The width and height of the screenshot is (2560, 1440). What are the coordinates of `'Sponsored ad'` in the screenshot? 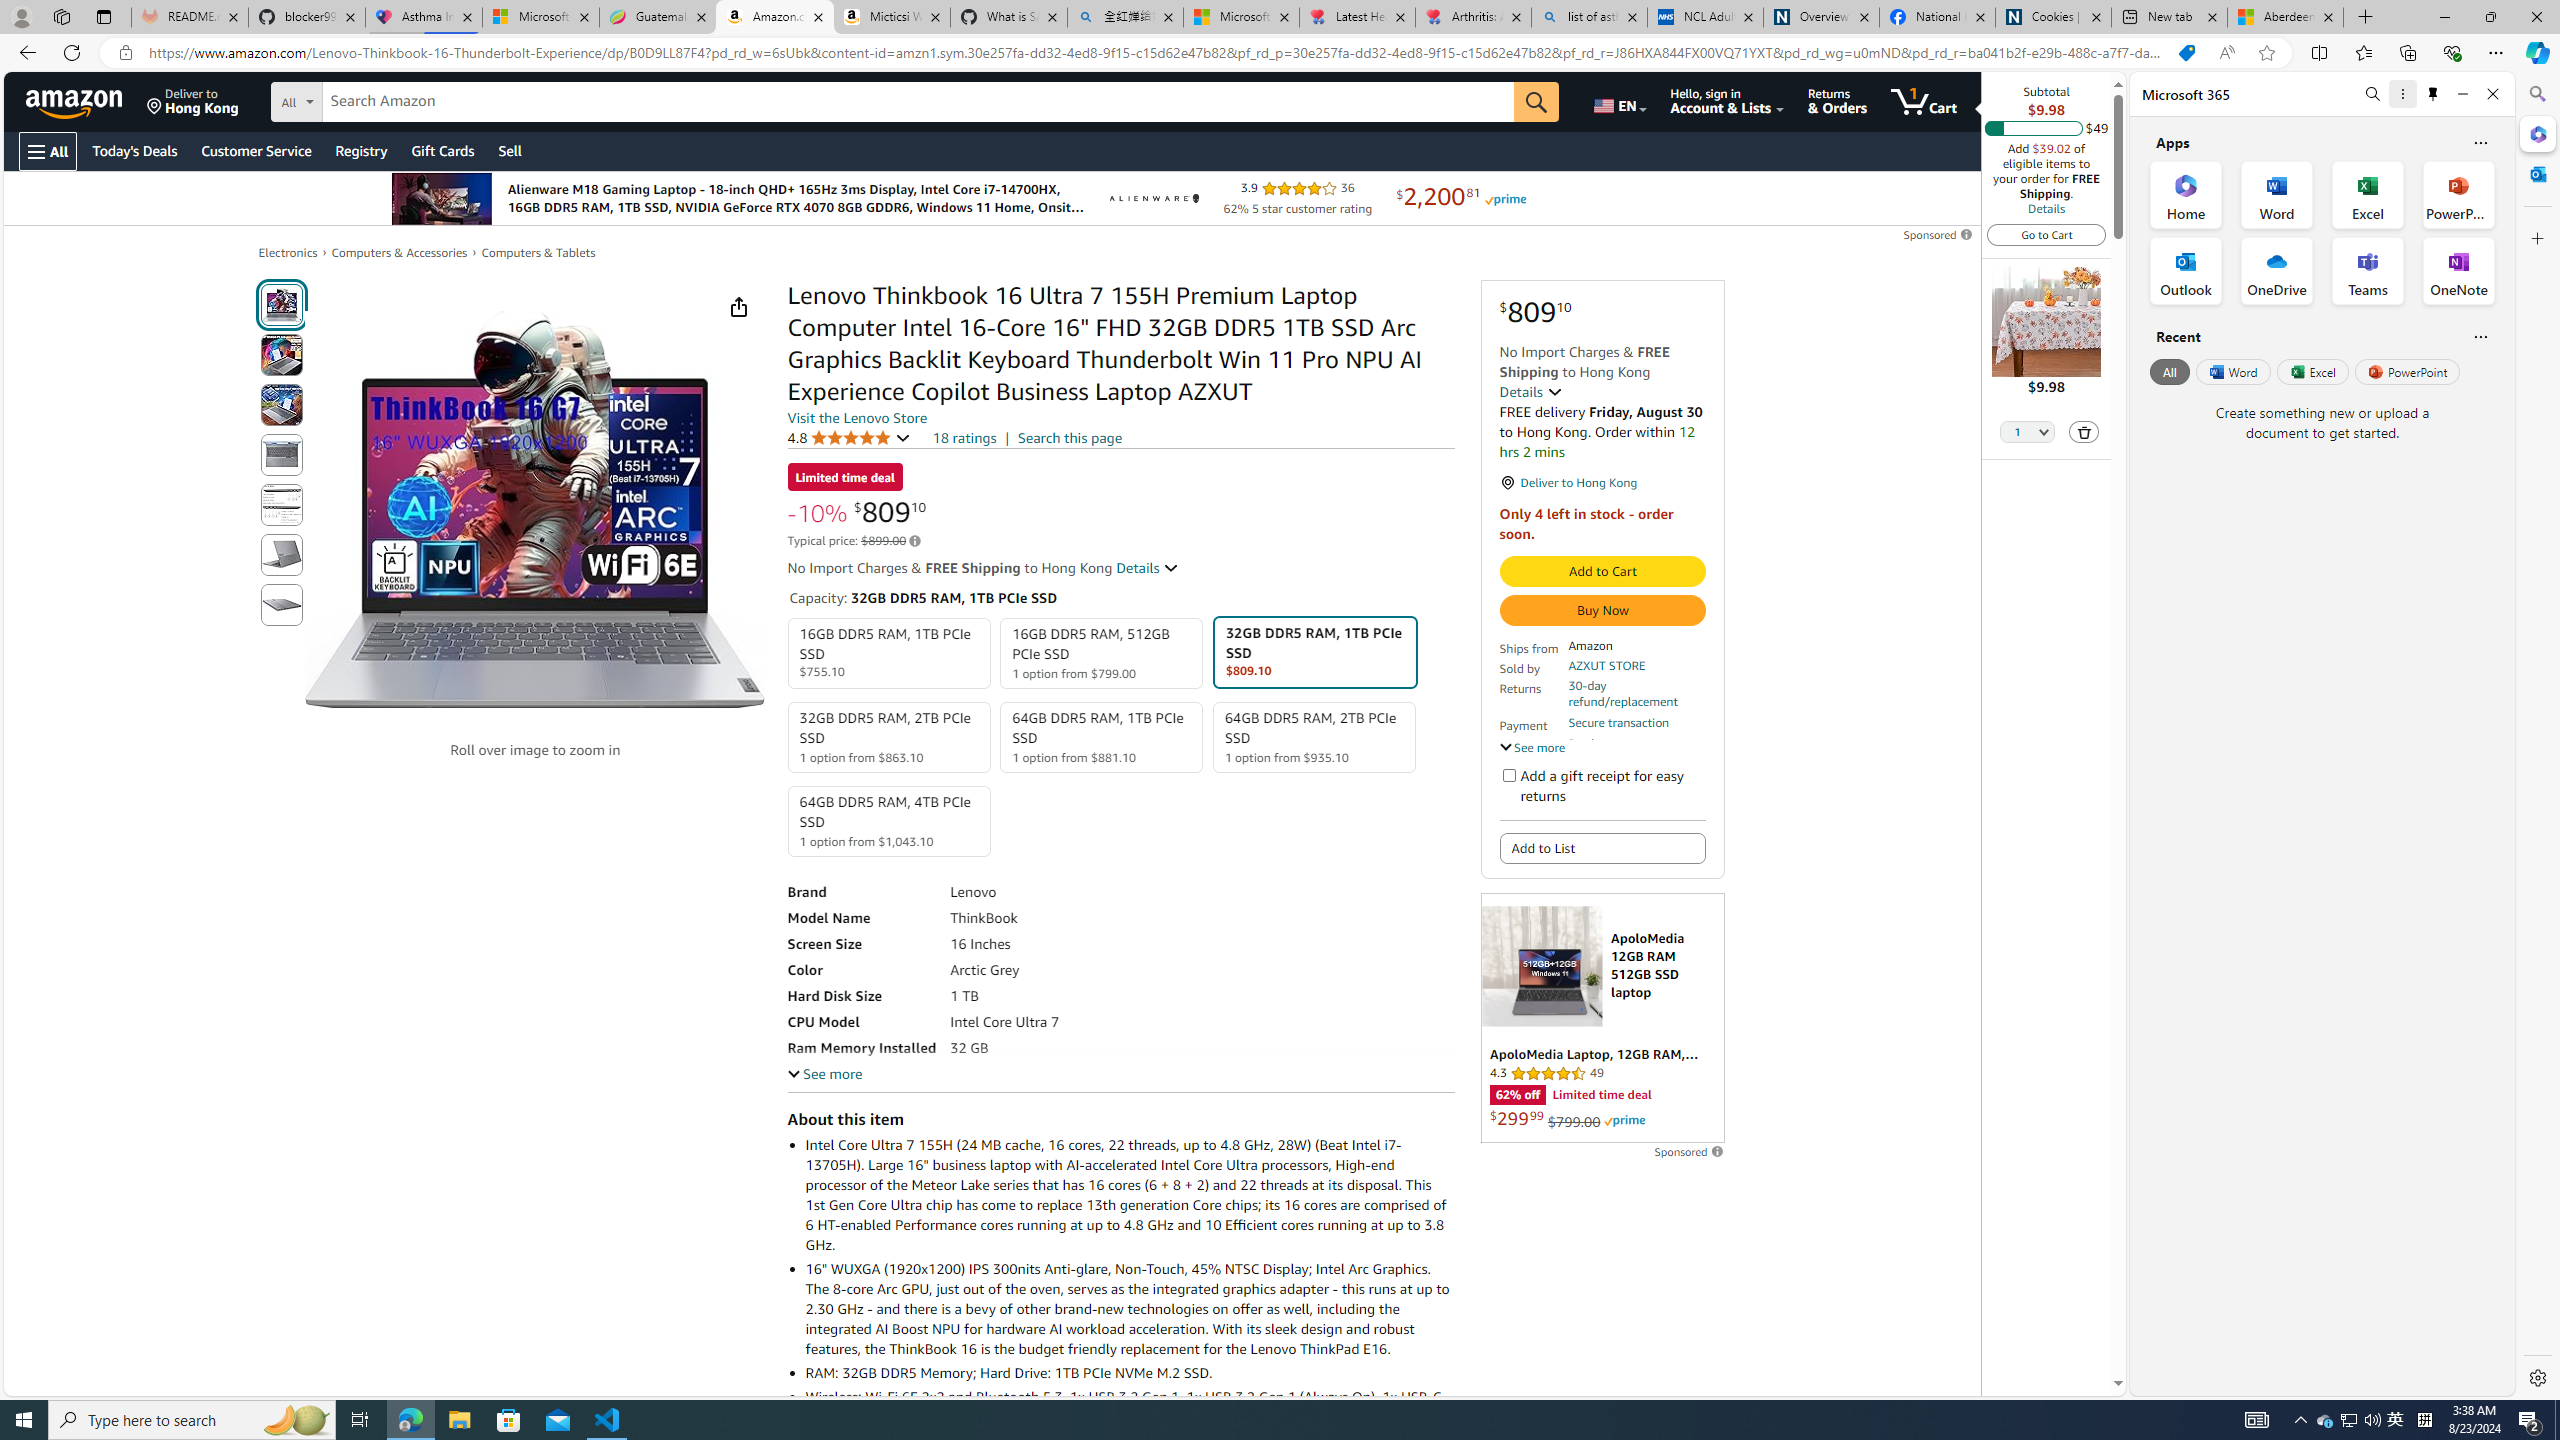 It's located at (1602, 1018).